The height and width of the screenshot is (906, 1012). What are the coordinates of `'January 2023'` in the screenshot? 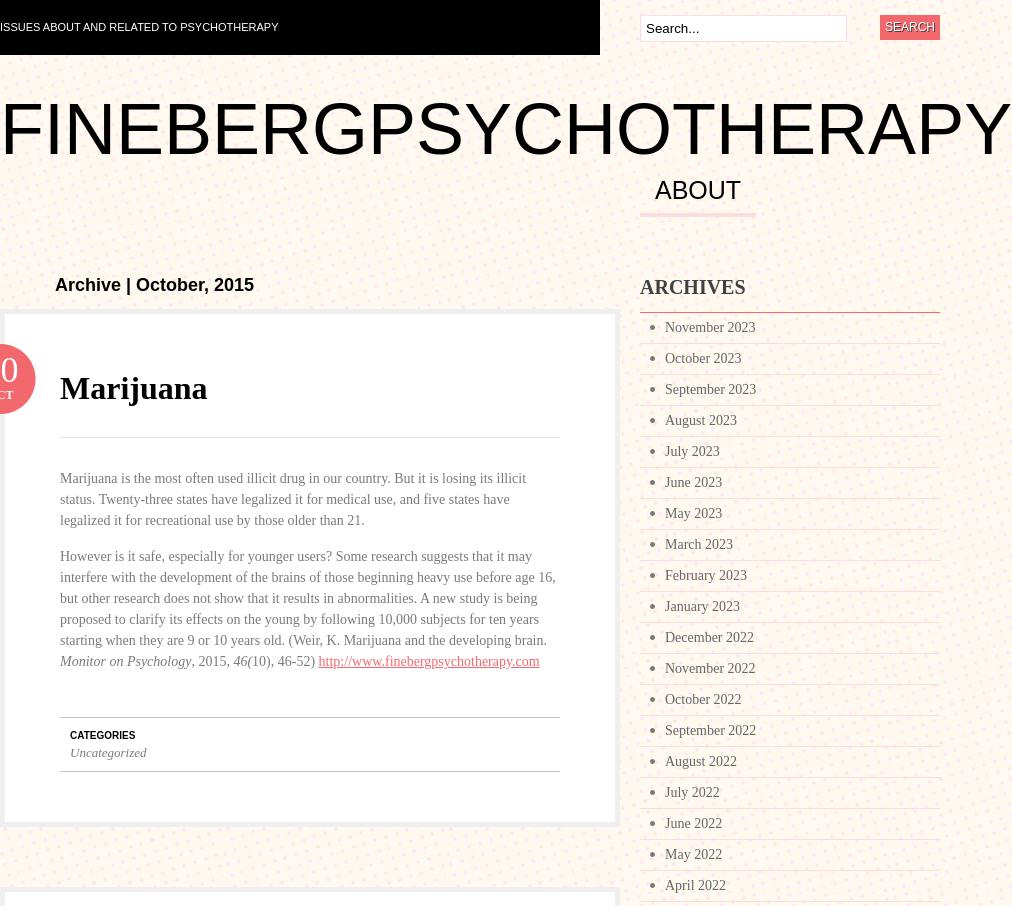 It's located at (702, 606).